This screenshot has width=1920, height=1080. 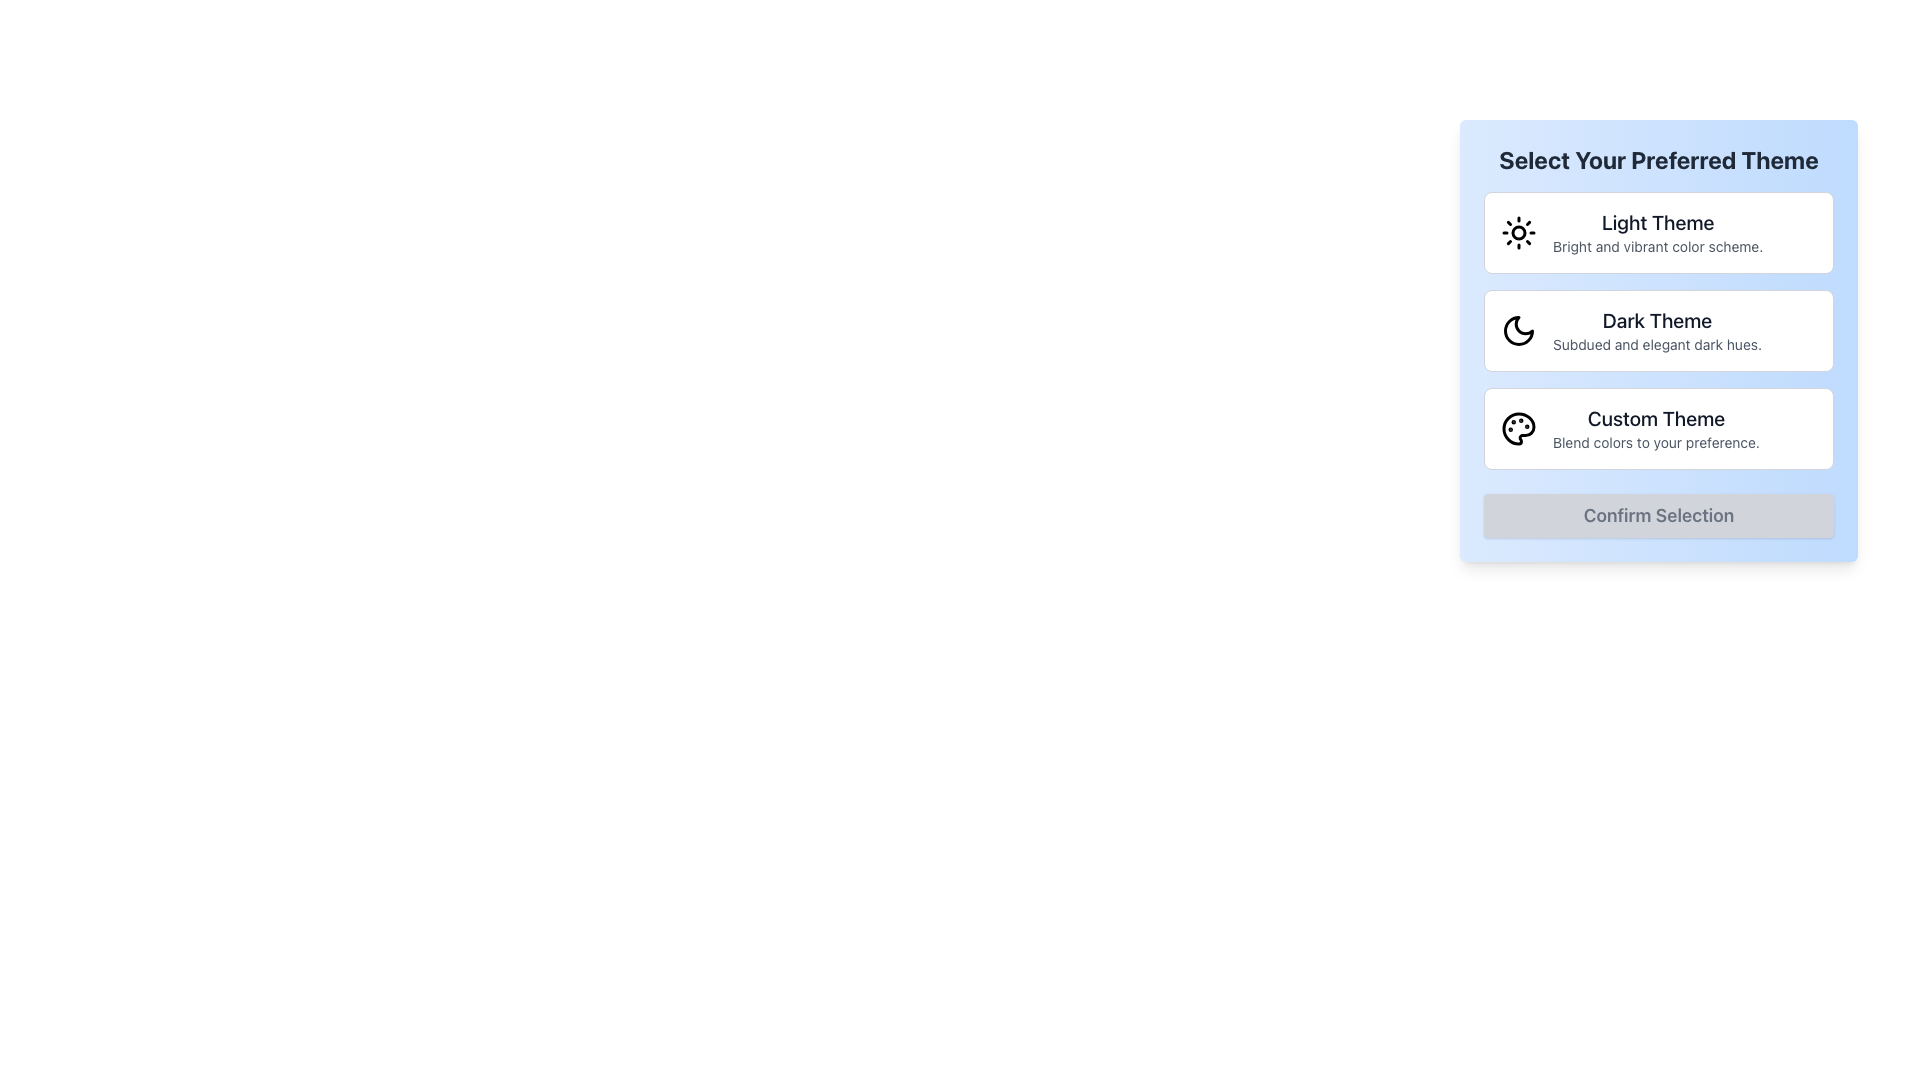 I want to click on textual content of the first theme option titled 'Light Theme', which consists of two lines of text: 'Light Theme' in bold and 'Bright and vibrant color scheme.' in a smaller font, so click(x=1658, y=231).